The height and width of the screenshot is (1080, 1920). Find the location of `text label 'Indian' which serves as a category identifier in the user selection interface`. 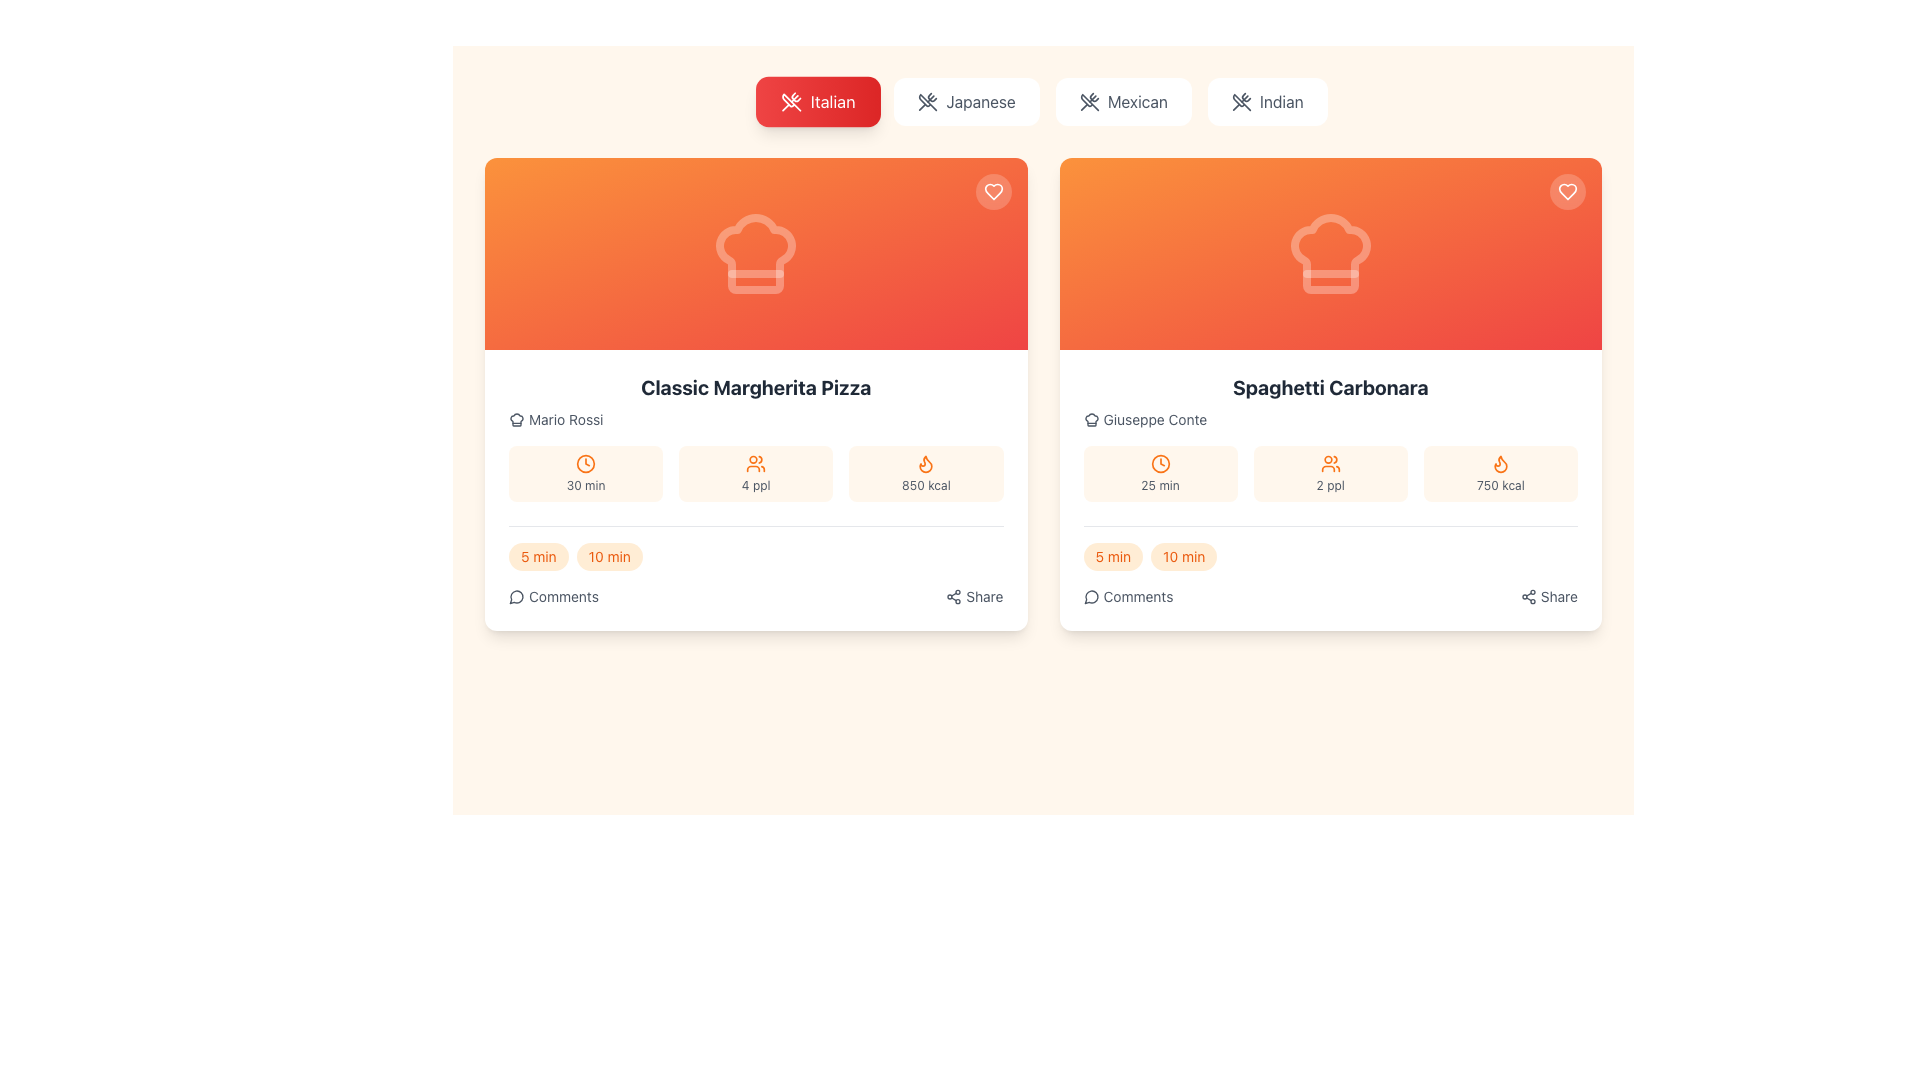

text label 'Indian' which serves as a category identifier in the user selection interface is located at coordinates (1281, 101).